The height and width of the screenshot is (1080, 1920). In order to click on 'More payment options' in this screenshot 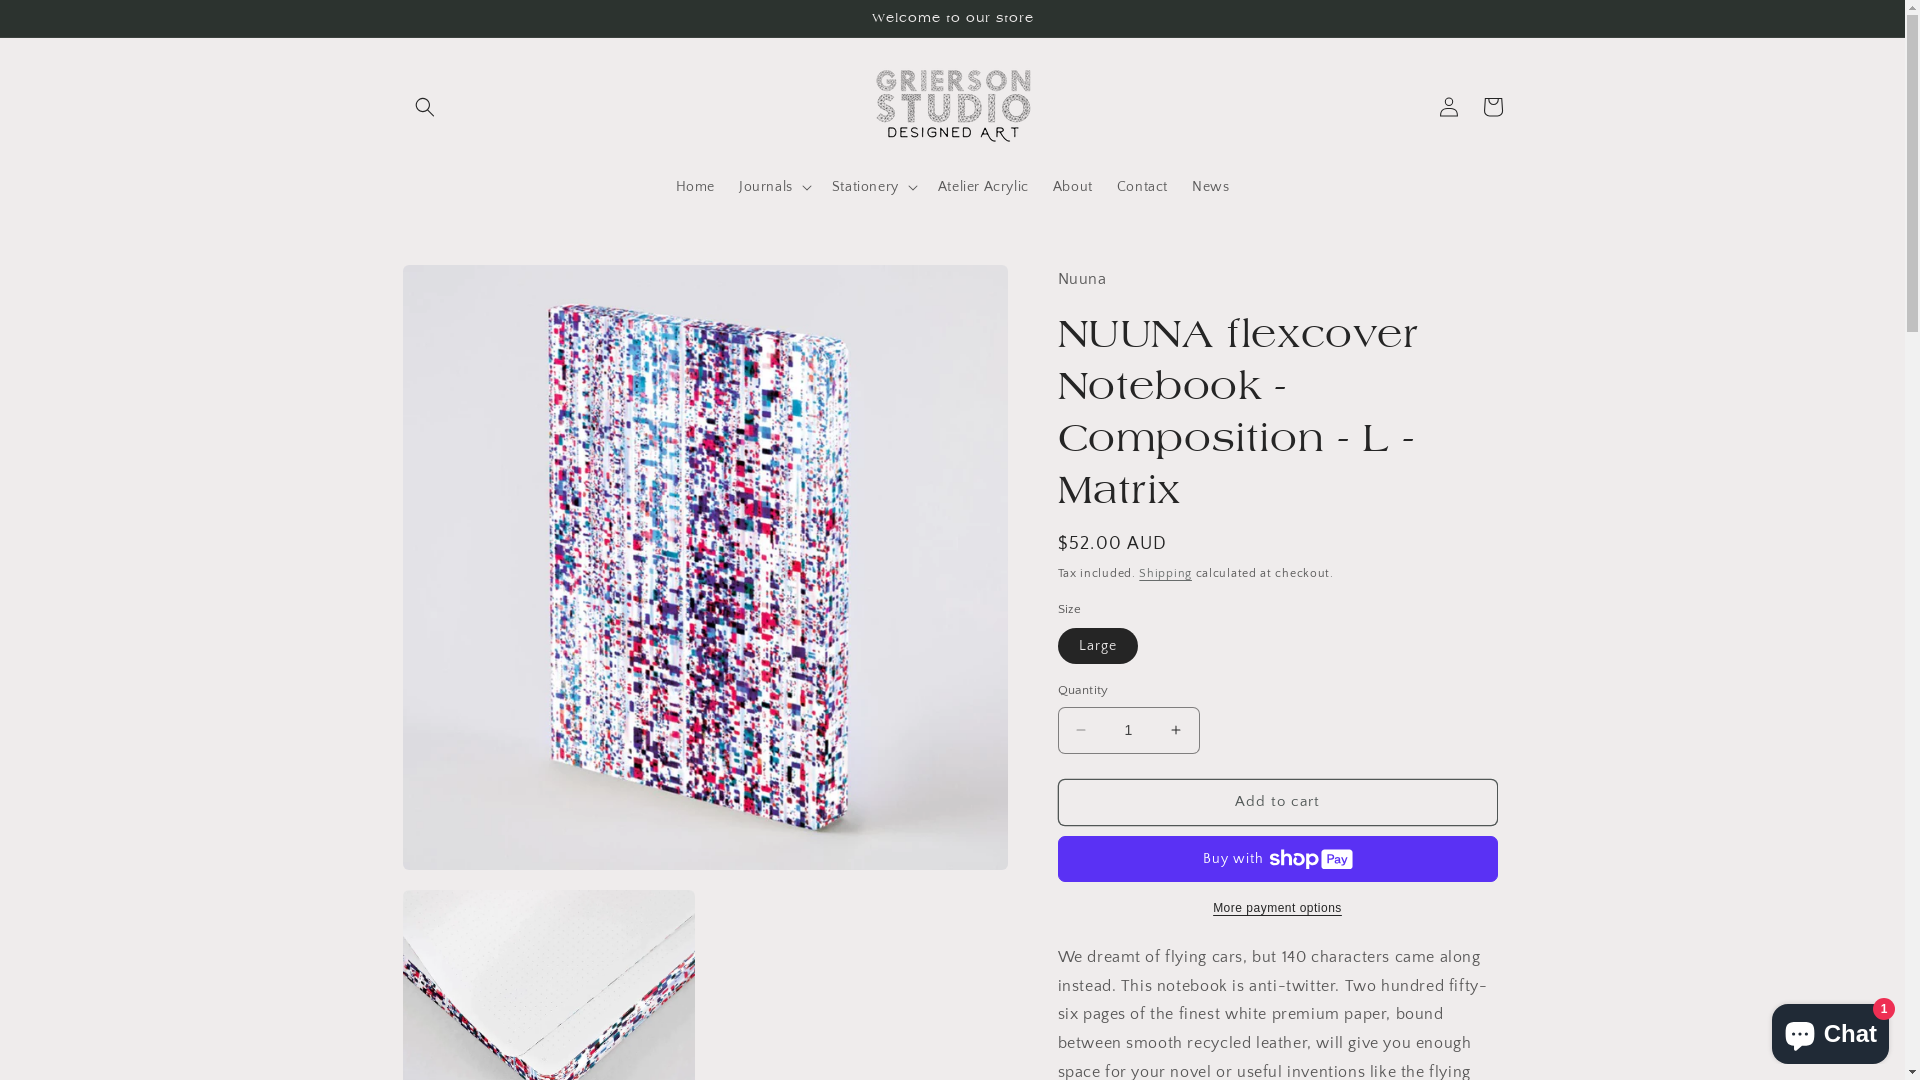, I will do `click(1276, 907)`.